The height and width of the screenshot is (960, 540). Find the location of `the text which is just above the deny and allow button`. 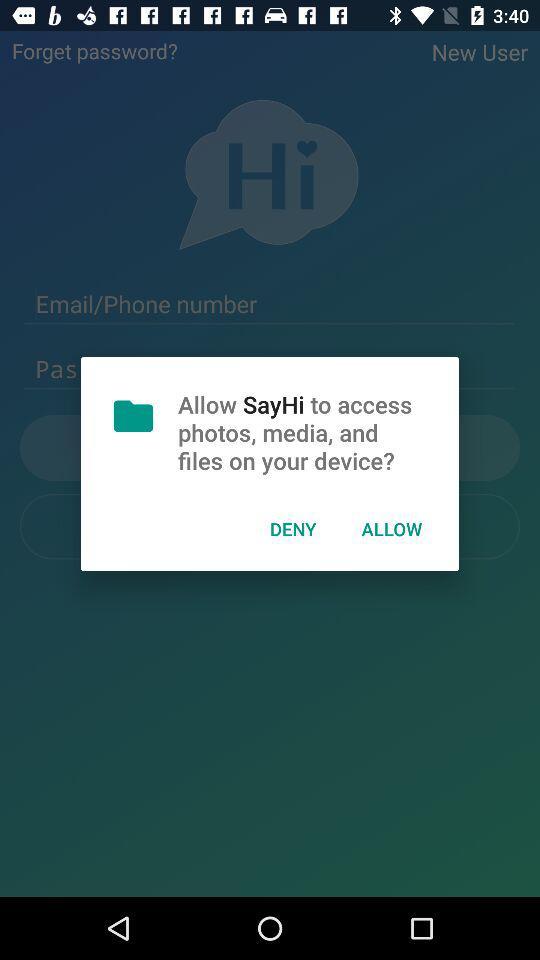

the text which is just above the deny and allow button is located at coordinates (270, 448).